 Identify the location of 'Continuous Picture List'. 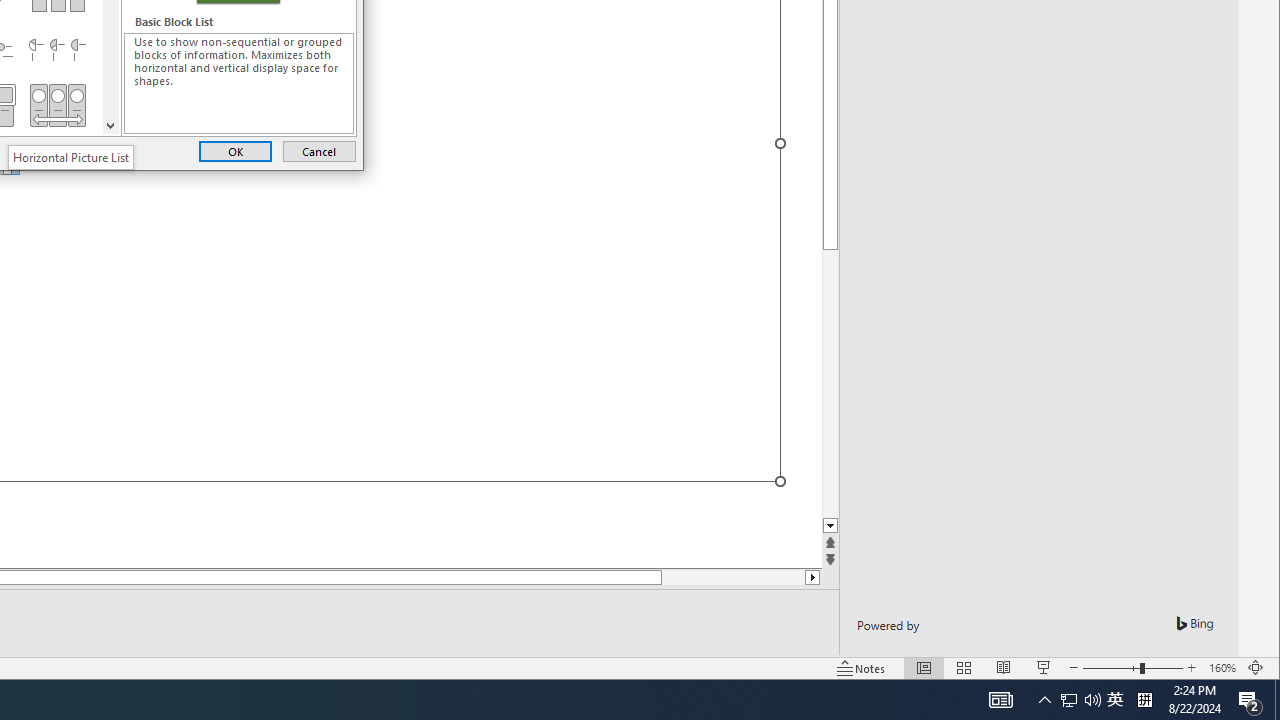
(57, 105).